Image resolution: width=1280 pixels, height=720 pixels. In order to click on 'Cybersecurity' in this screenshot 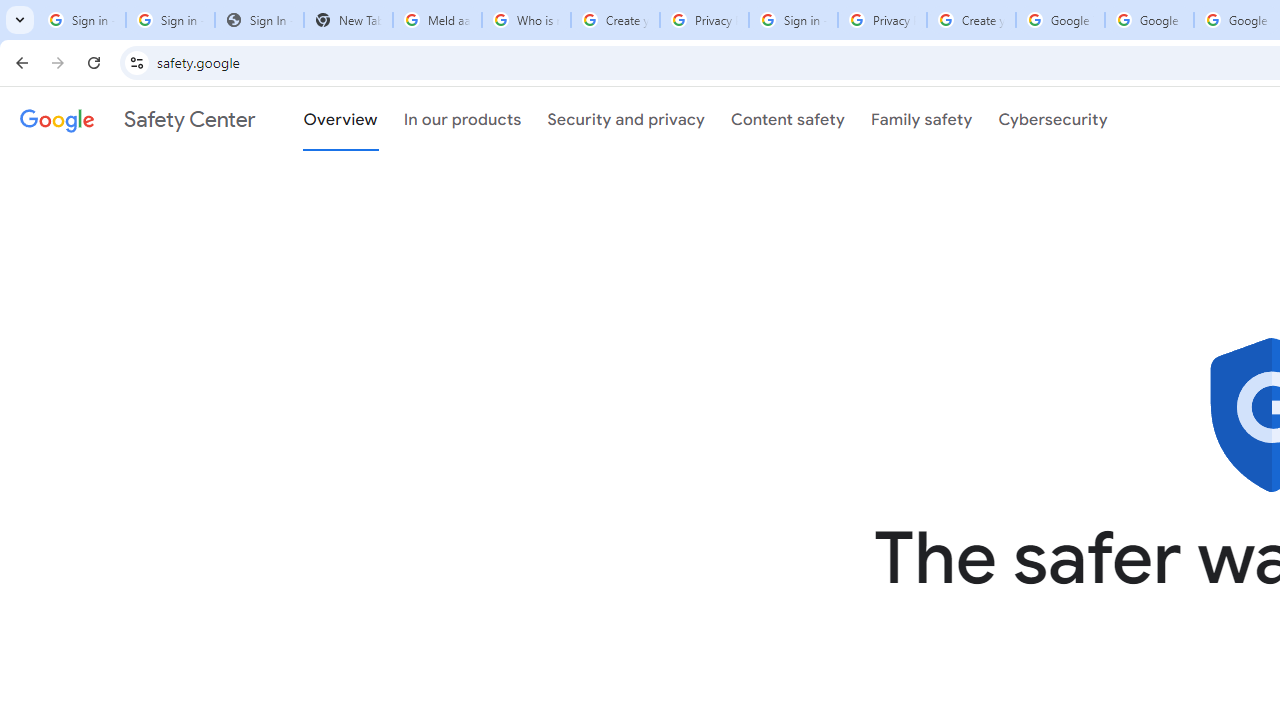, I will do `click(1052, 119)`.